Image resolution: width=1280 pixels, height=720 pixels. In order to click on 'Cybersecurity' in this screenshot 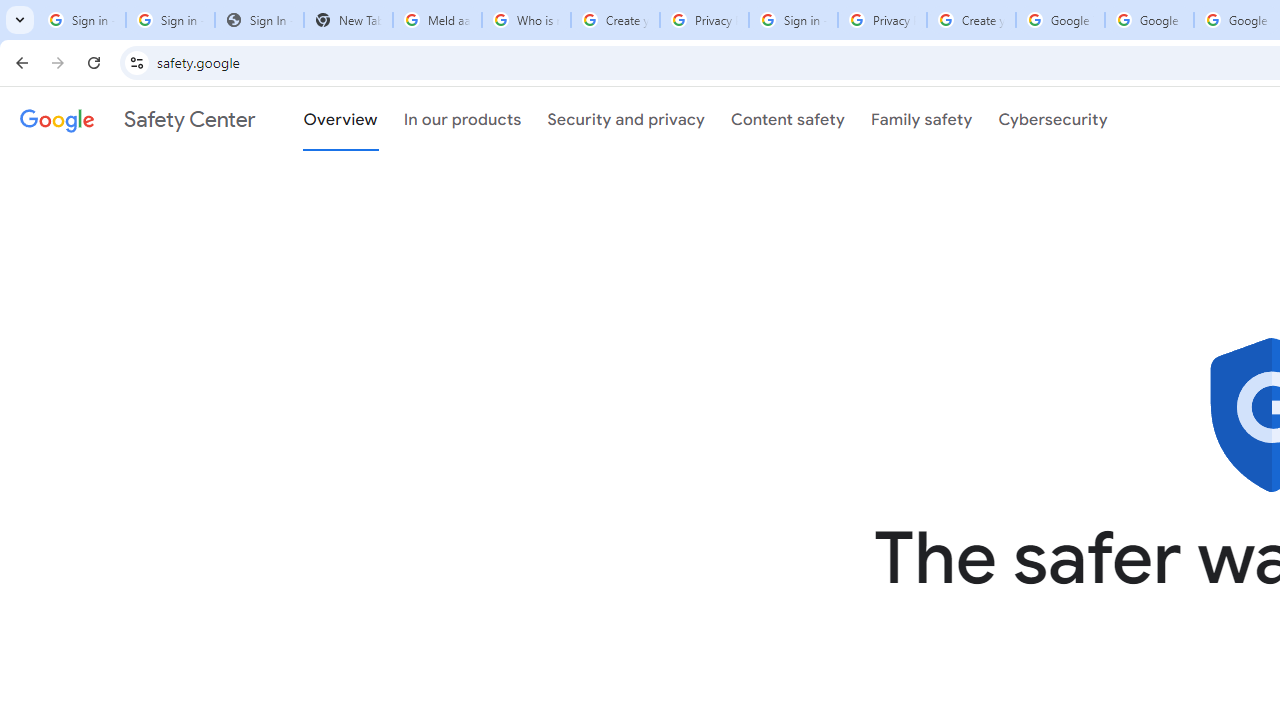, I will do `click(1052, 119)`.